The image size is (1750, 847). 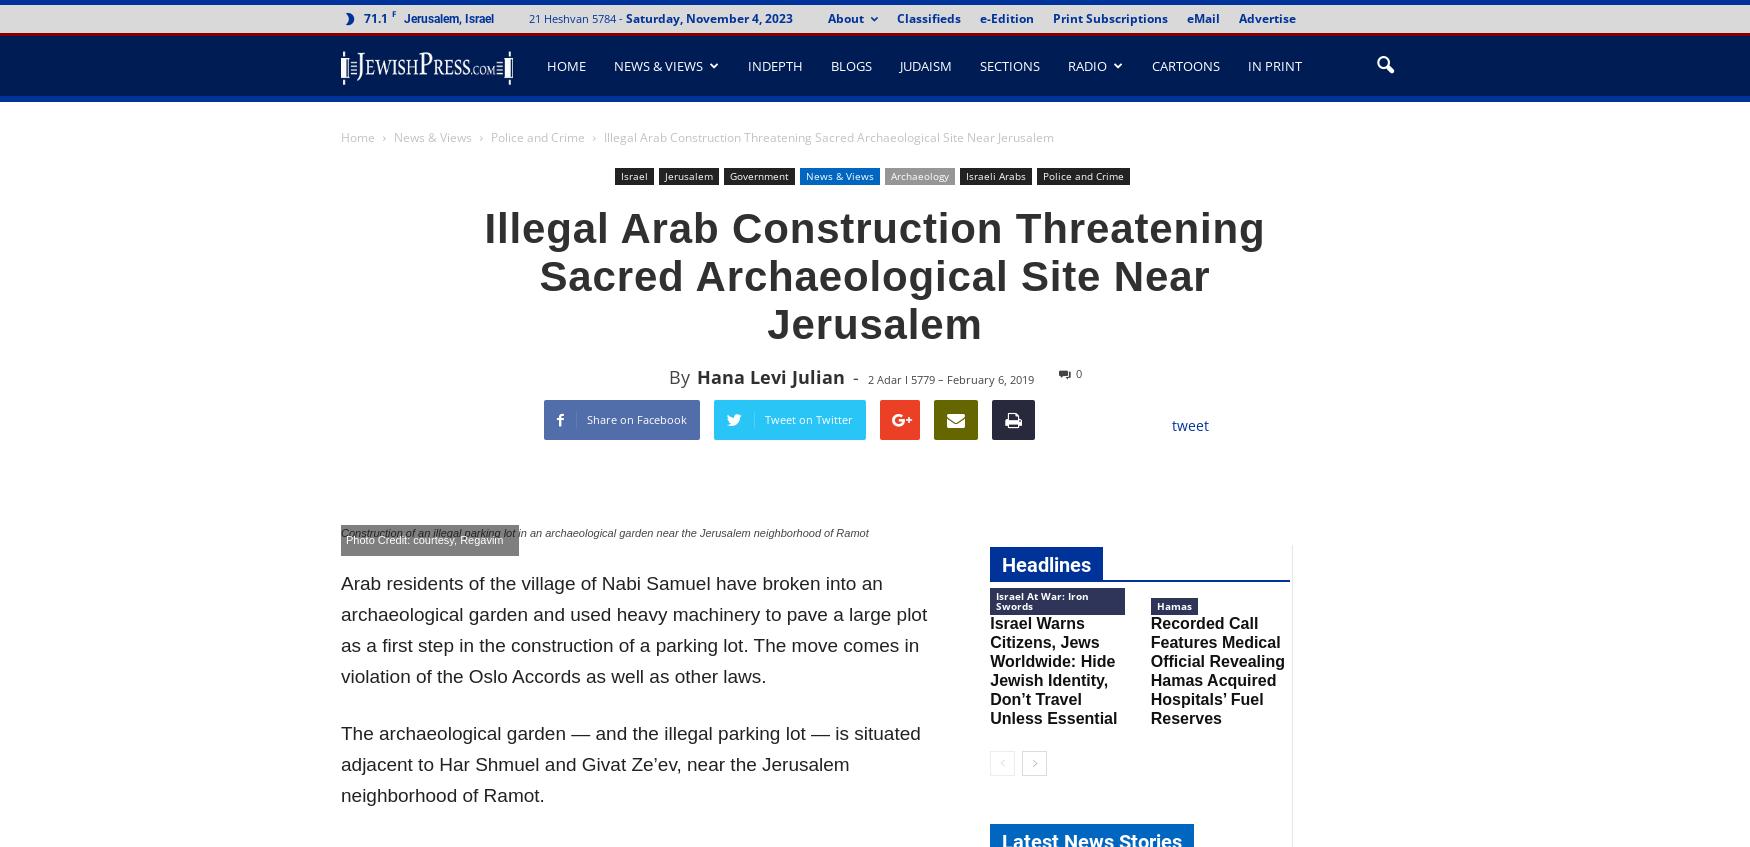 What do you see at coordinates (629, 763) in the screenshot?
I see `'The archaeological garden — and the illegal parking lot — is situated adjacent to Har Shmuel and Givat Ze’ev, near the Jerusalem neighborhood of Ramot.'` at bounding box center [629, 763].